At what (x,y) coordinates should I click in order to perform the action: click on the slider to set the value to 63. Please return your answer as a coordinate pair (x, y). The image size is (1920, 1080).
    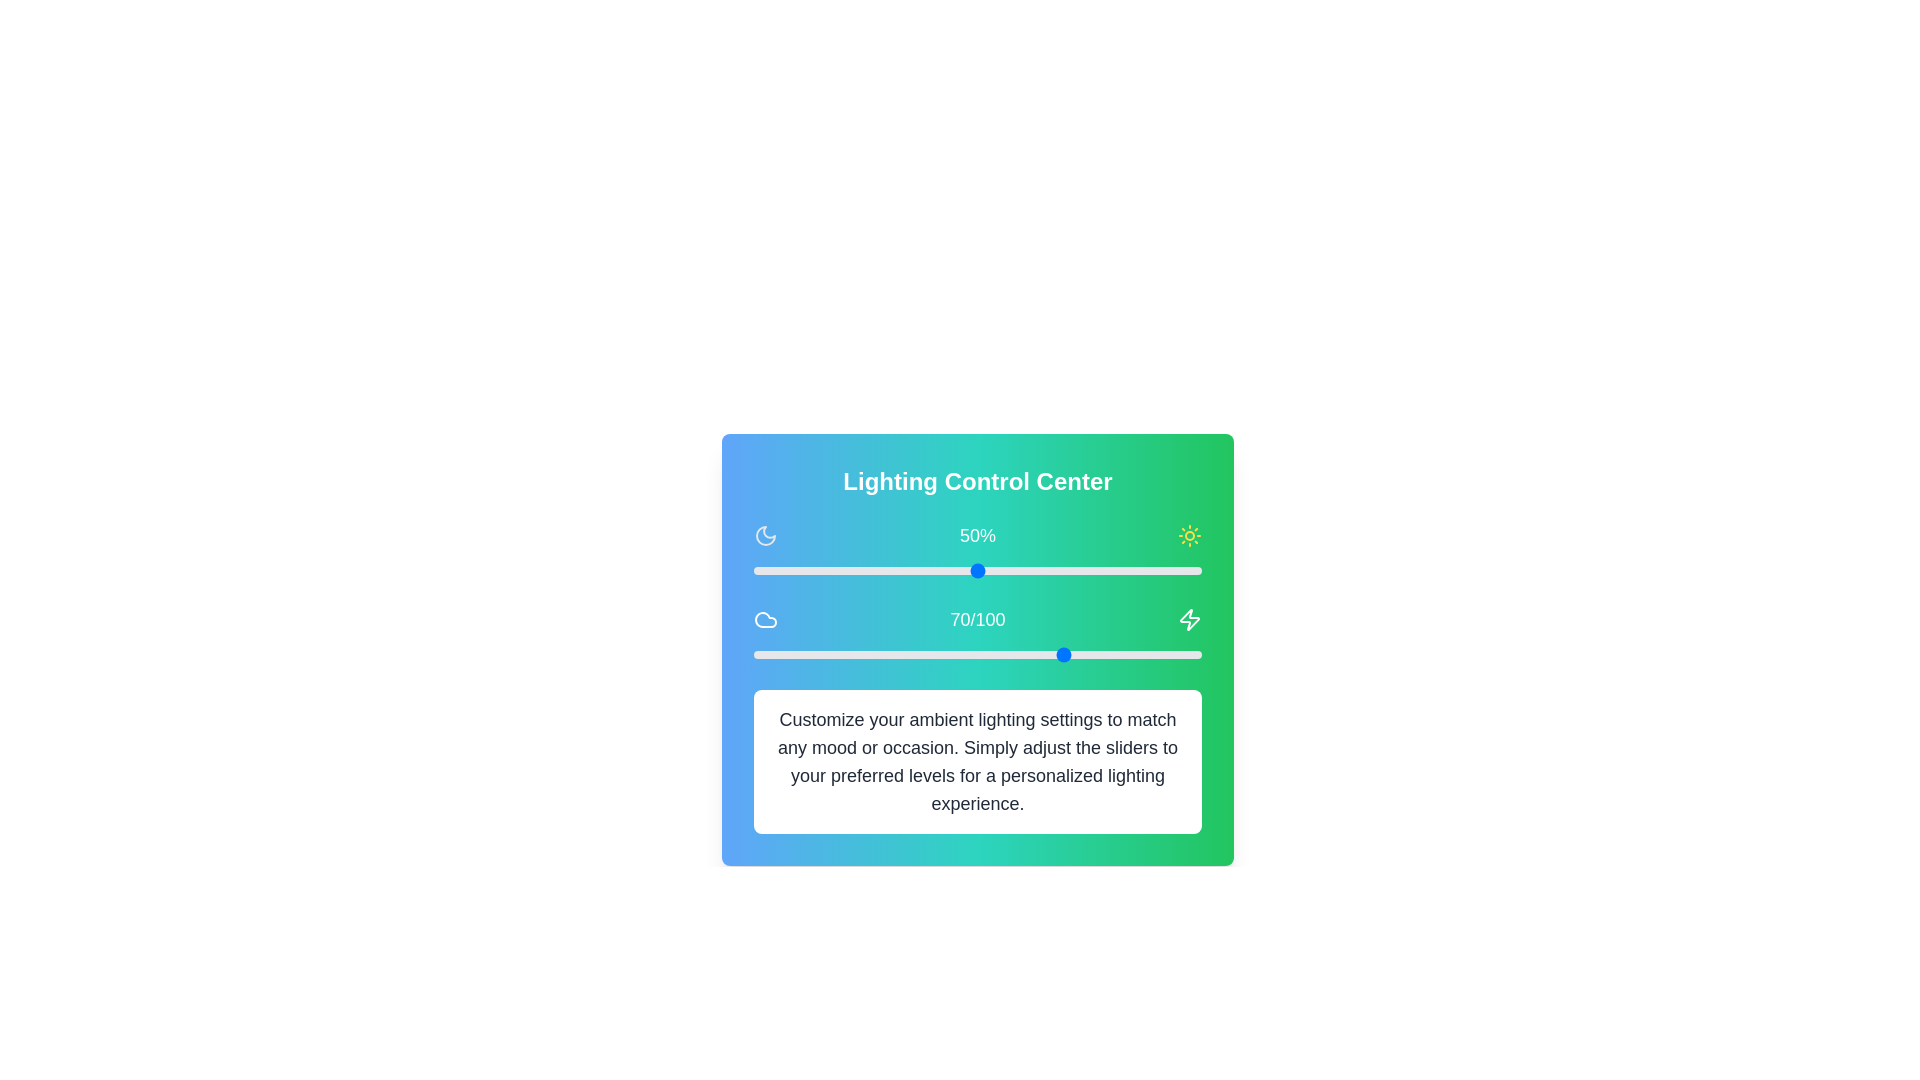
    Looking at the image, I should click on (1036, 570).